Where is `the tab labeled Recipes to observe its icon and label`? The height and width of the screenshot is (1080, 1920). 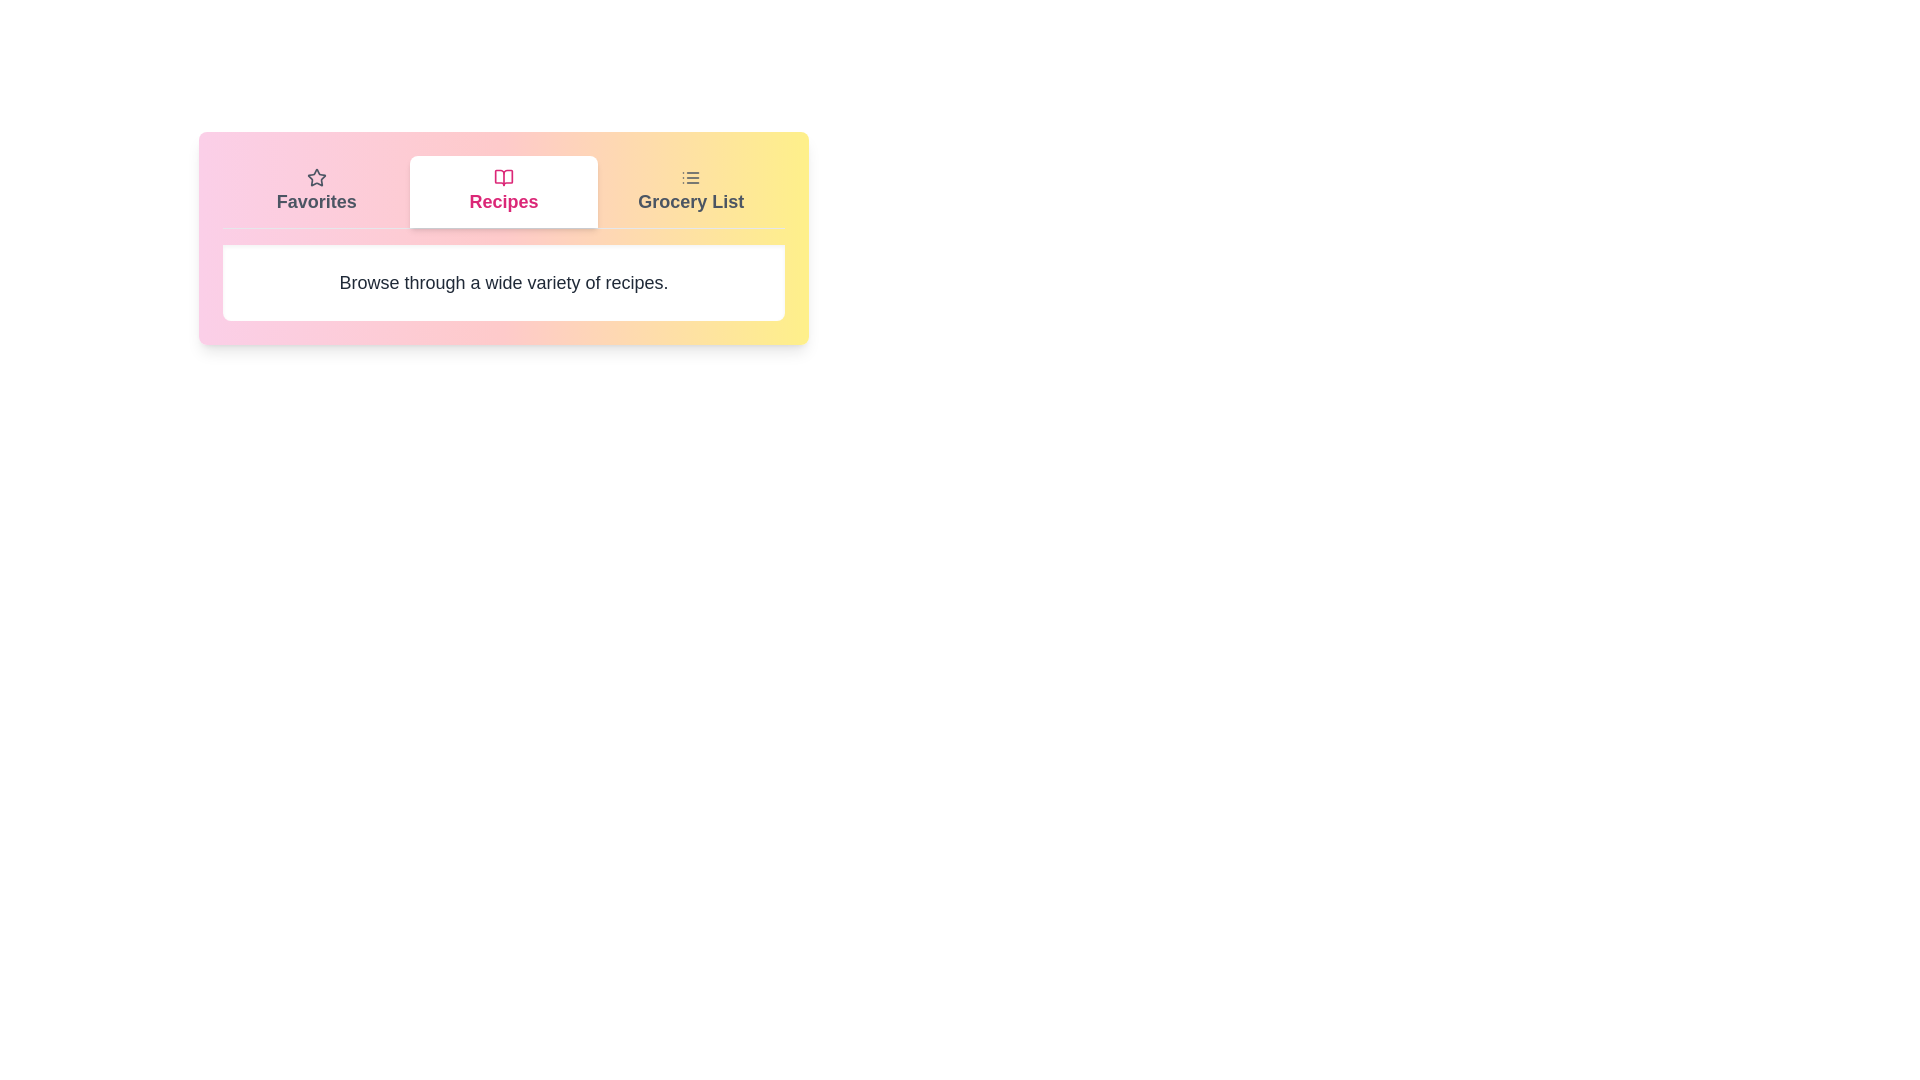 the tab labeled Recipes to observe its icon and label is located at coordinates (503, 192).